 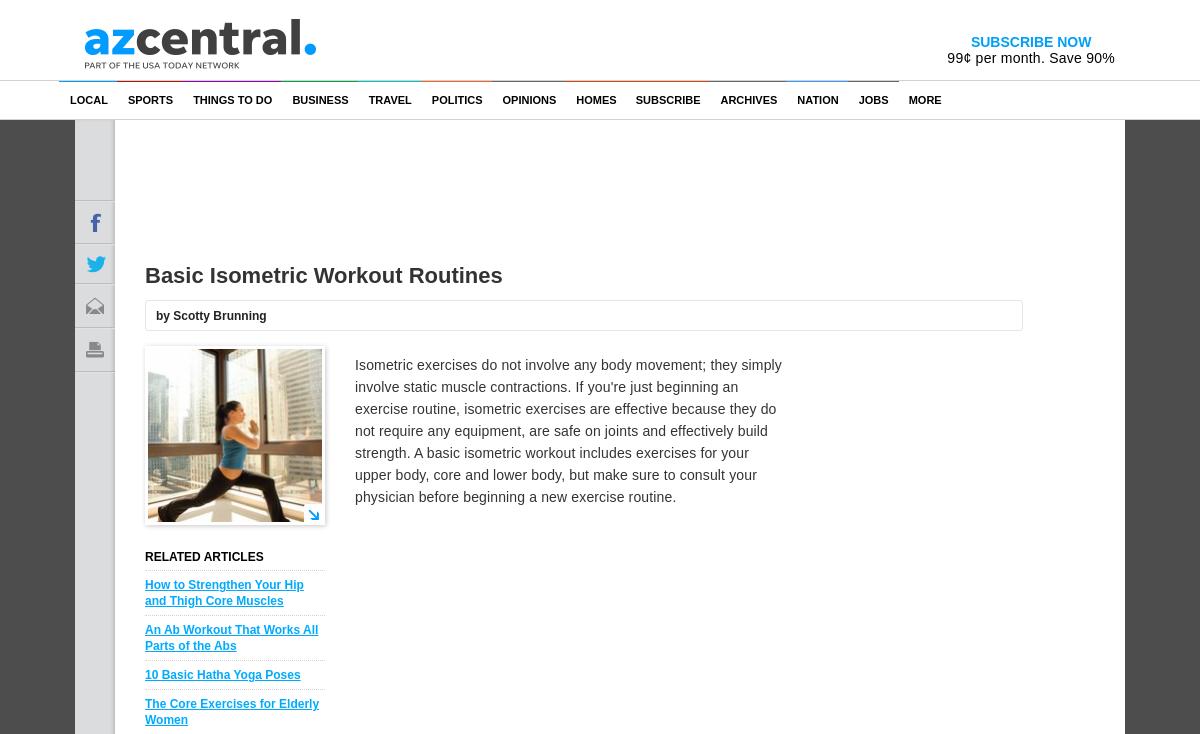 What do you see at coordinates (748, 99) in the screenshot?
I see `'Archives'` at bounding box center [748, 99].